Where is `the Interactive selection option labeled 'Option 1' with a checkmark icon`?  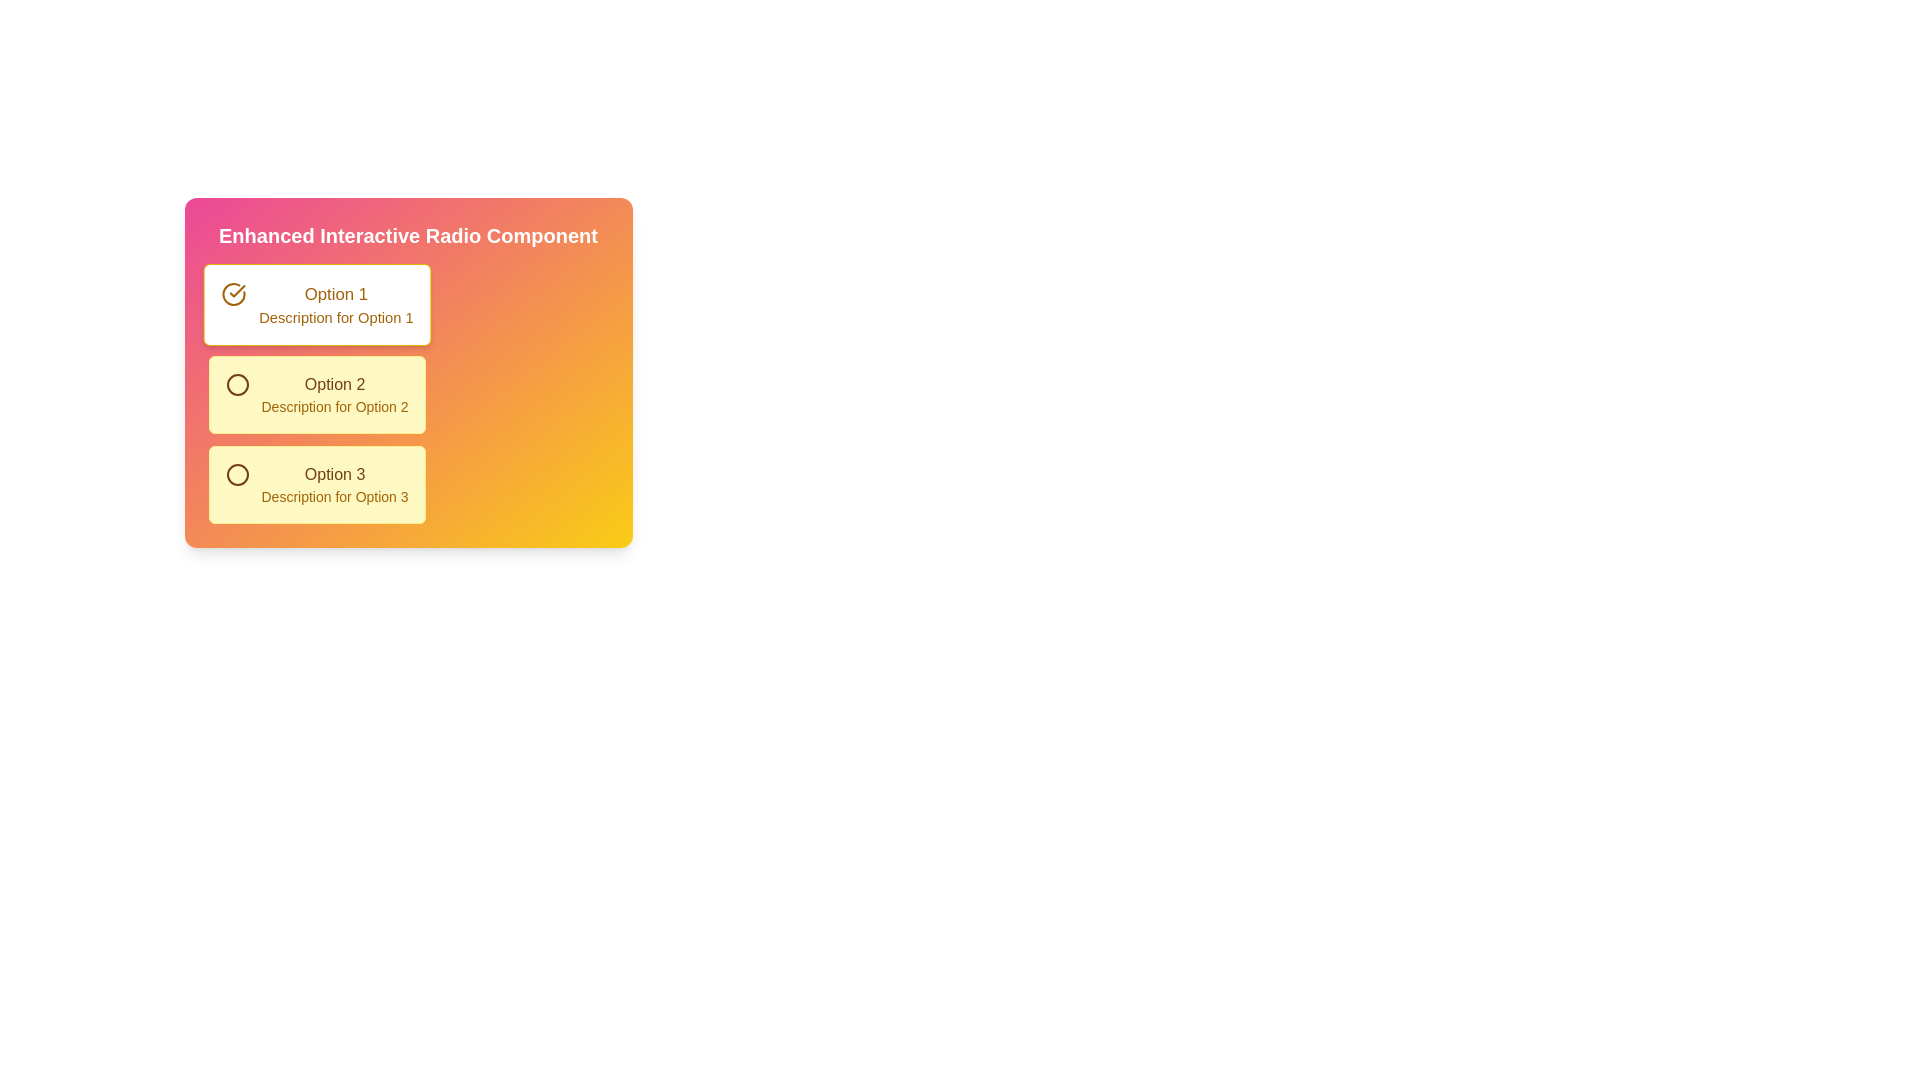
the Interactive selection option labeled 'Option 1' with a checkmark icon is located at coordinates (315, 304).